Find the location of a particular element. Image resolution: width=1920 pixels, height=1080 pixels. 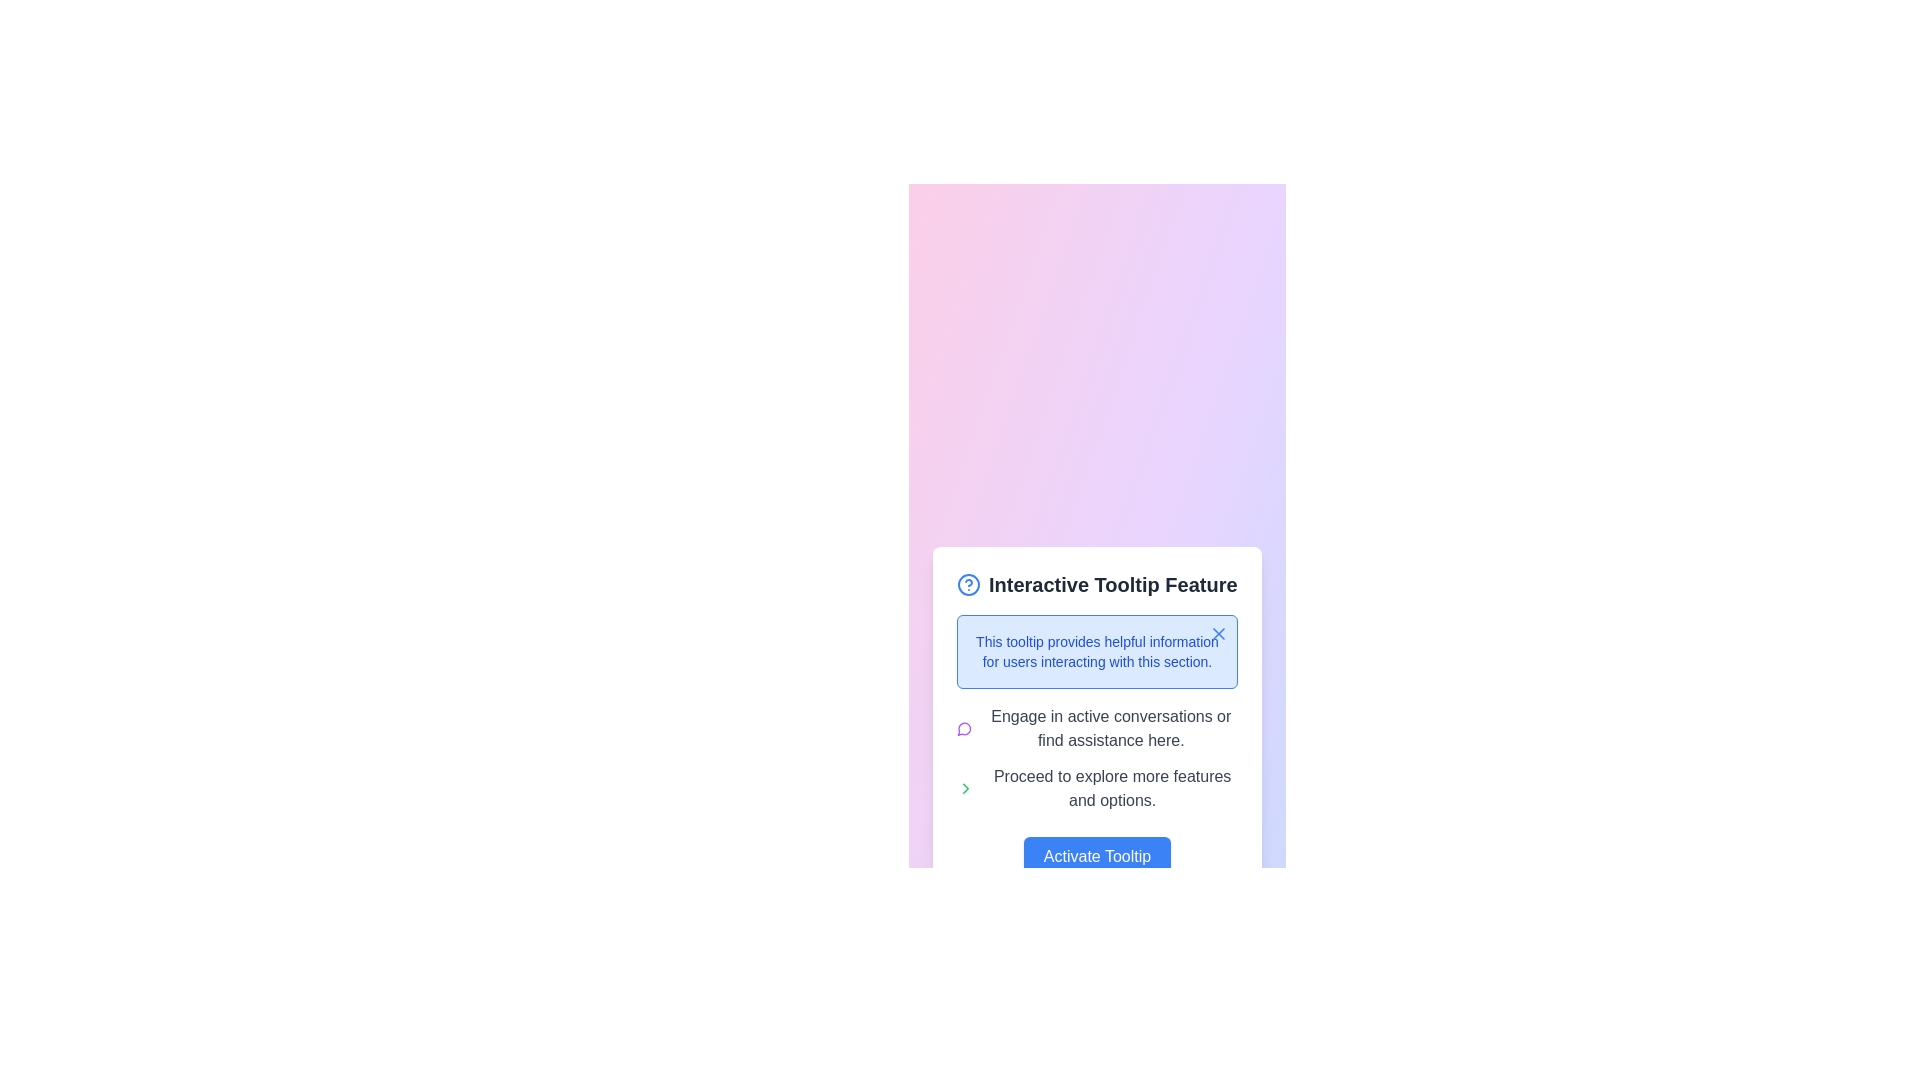

label 'Interactive Tooltip Feature', which is a bold, dark gray text component located at the top of a card layout, next to a blue question mark icon is located at coordinates (1096, 585).